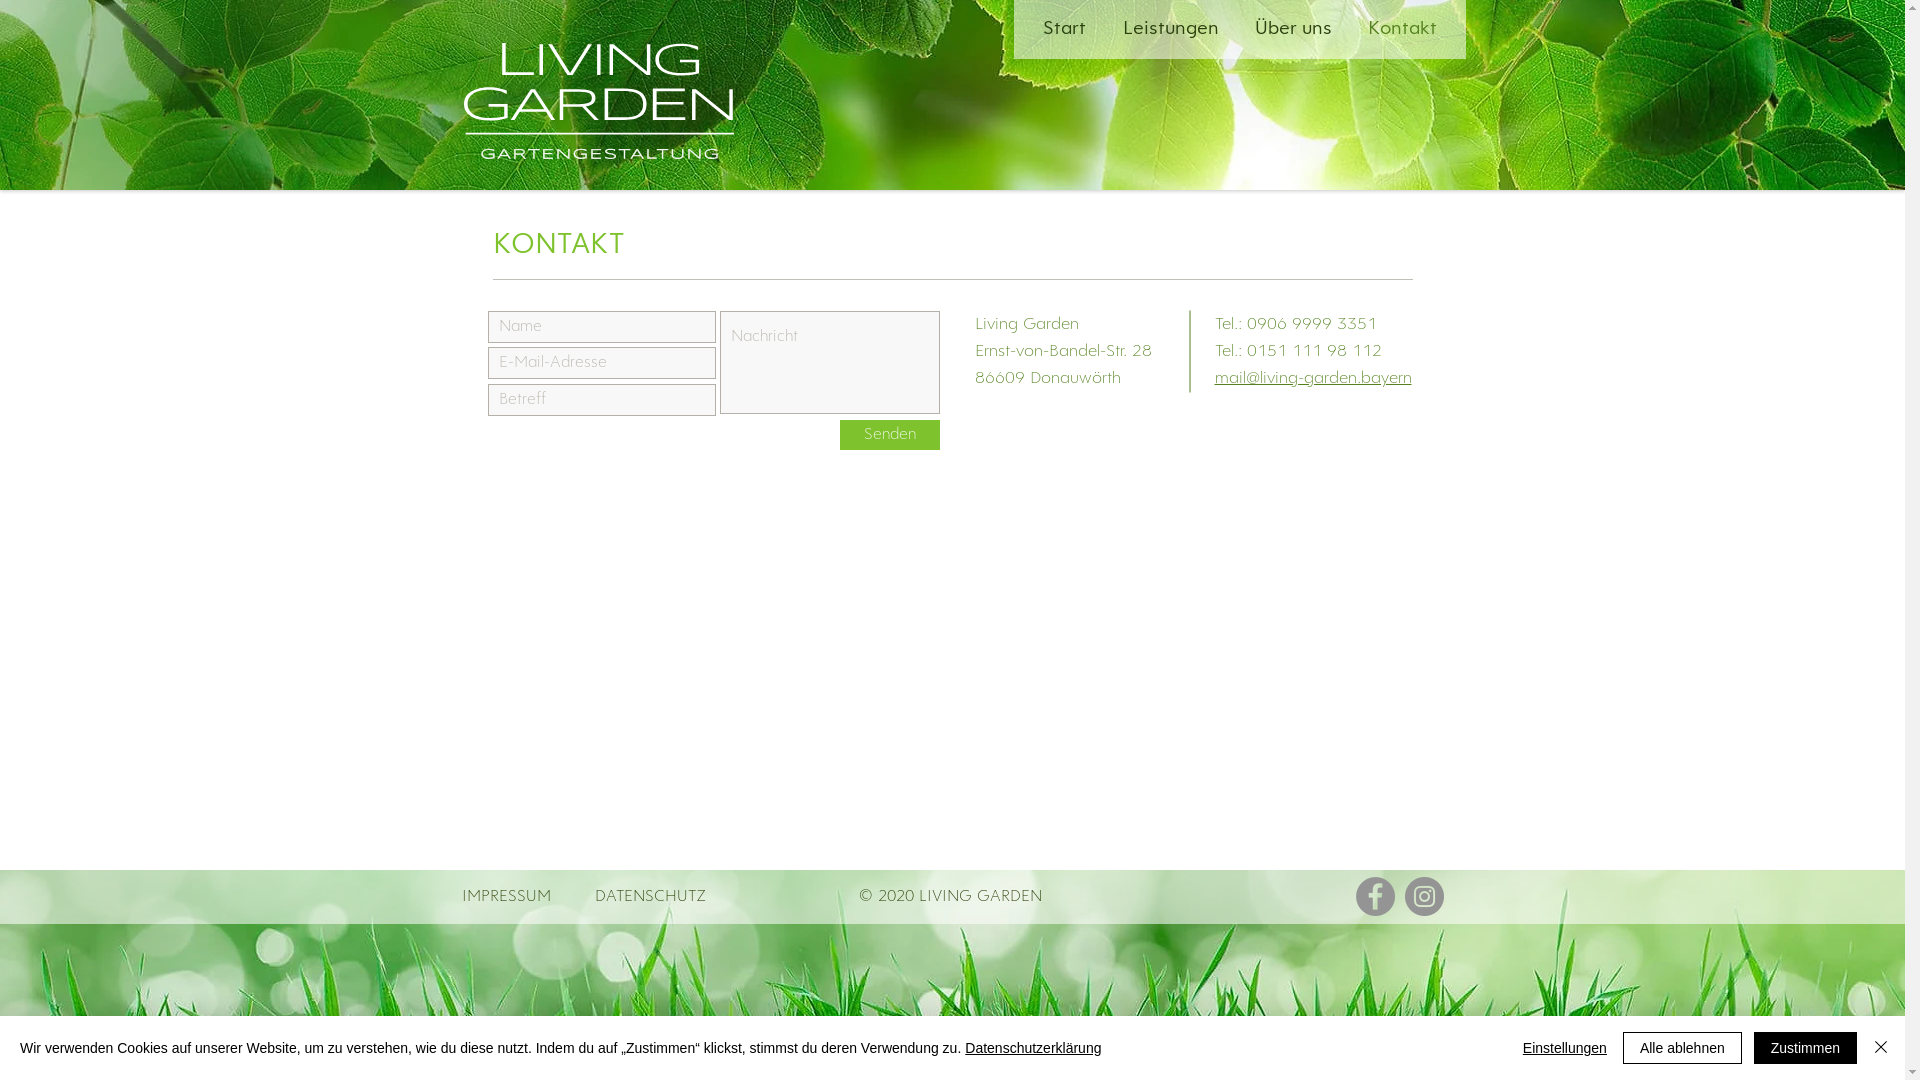 The image size is (1920, 1080). Describe the element at coordinates (593, 895) in the screenshot. I see `'DATENSCHUTZ'` at that location.